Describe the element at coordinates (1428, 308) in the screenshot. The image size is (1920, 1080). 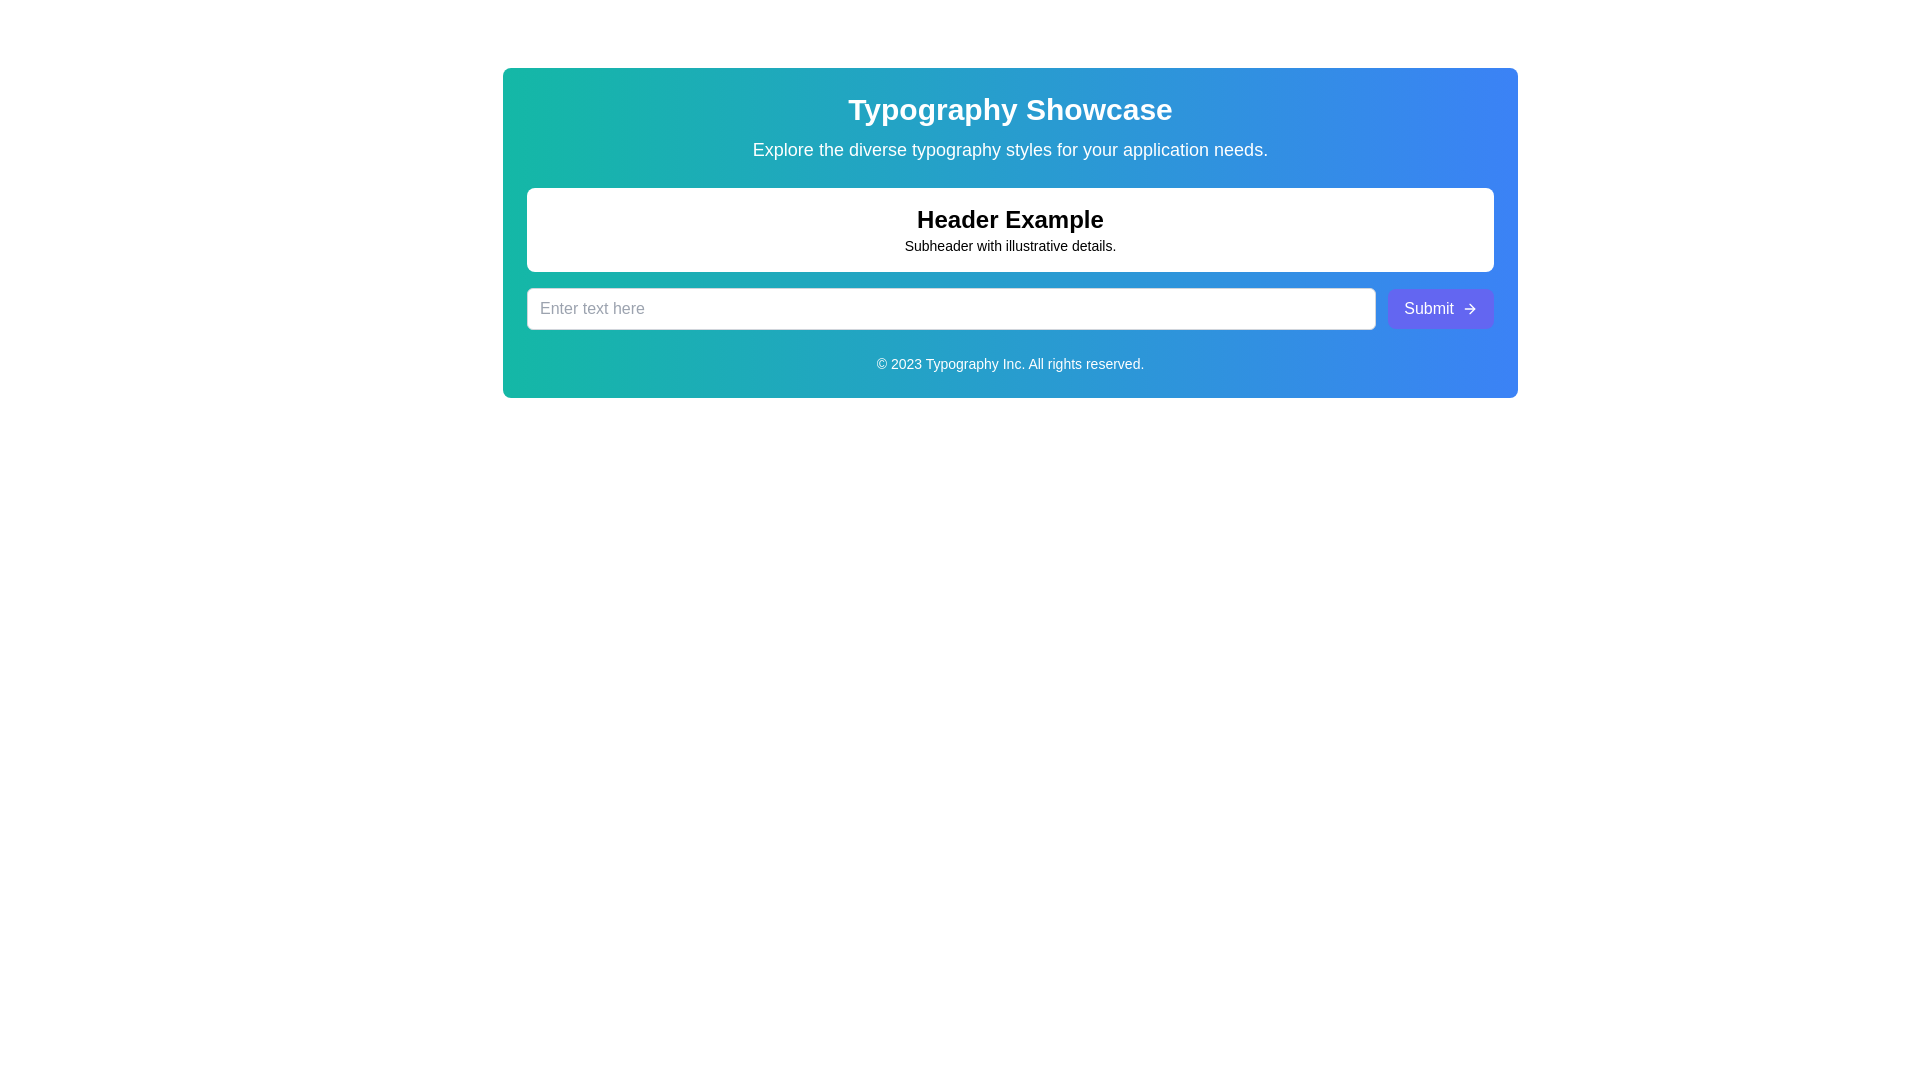
I see `the Text Label that indicates the purpose of the submit button, located in the bottom right corner of the form area, to the left of an arrow-shaped icon` at that location.